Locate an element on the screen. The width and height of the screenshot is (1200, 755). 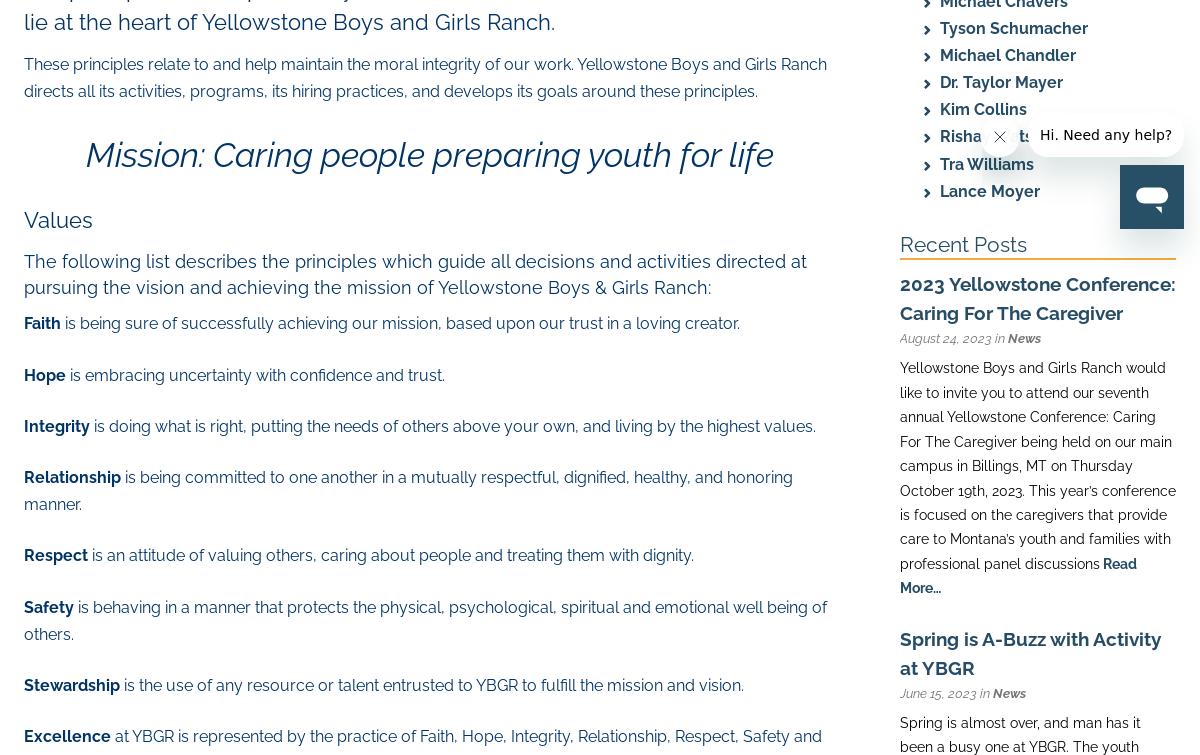
'is the use of any resource or talent entrusted to YBGR to fulfill the mission and vision.' is located at coordinates (432, 683).